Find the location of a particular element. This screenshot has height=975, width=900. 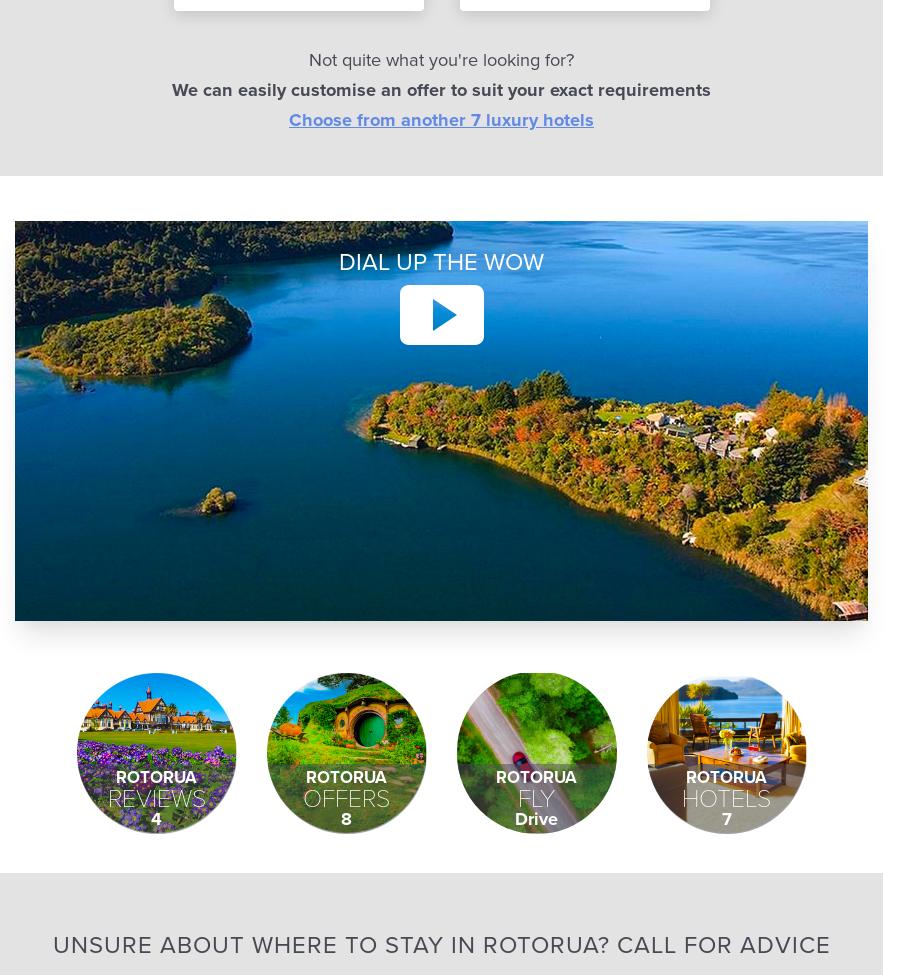

'Legal' is located at coordinates (579, 71).